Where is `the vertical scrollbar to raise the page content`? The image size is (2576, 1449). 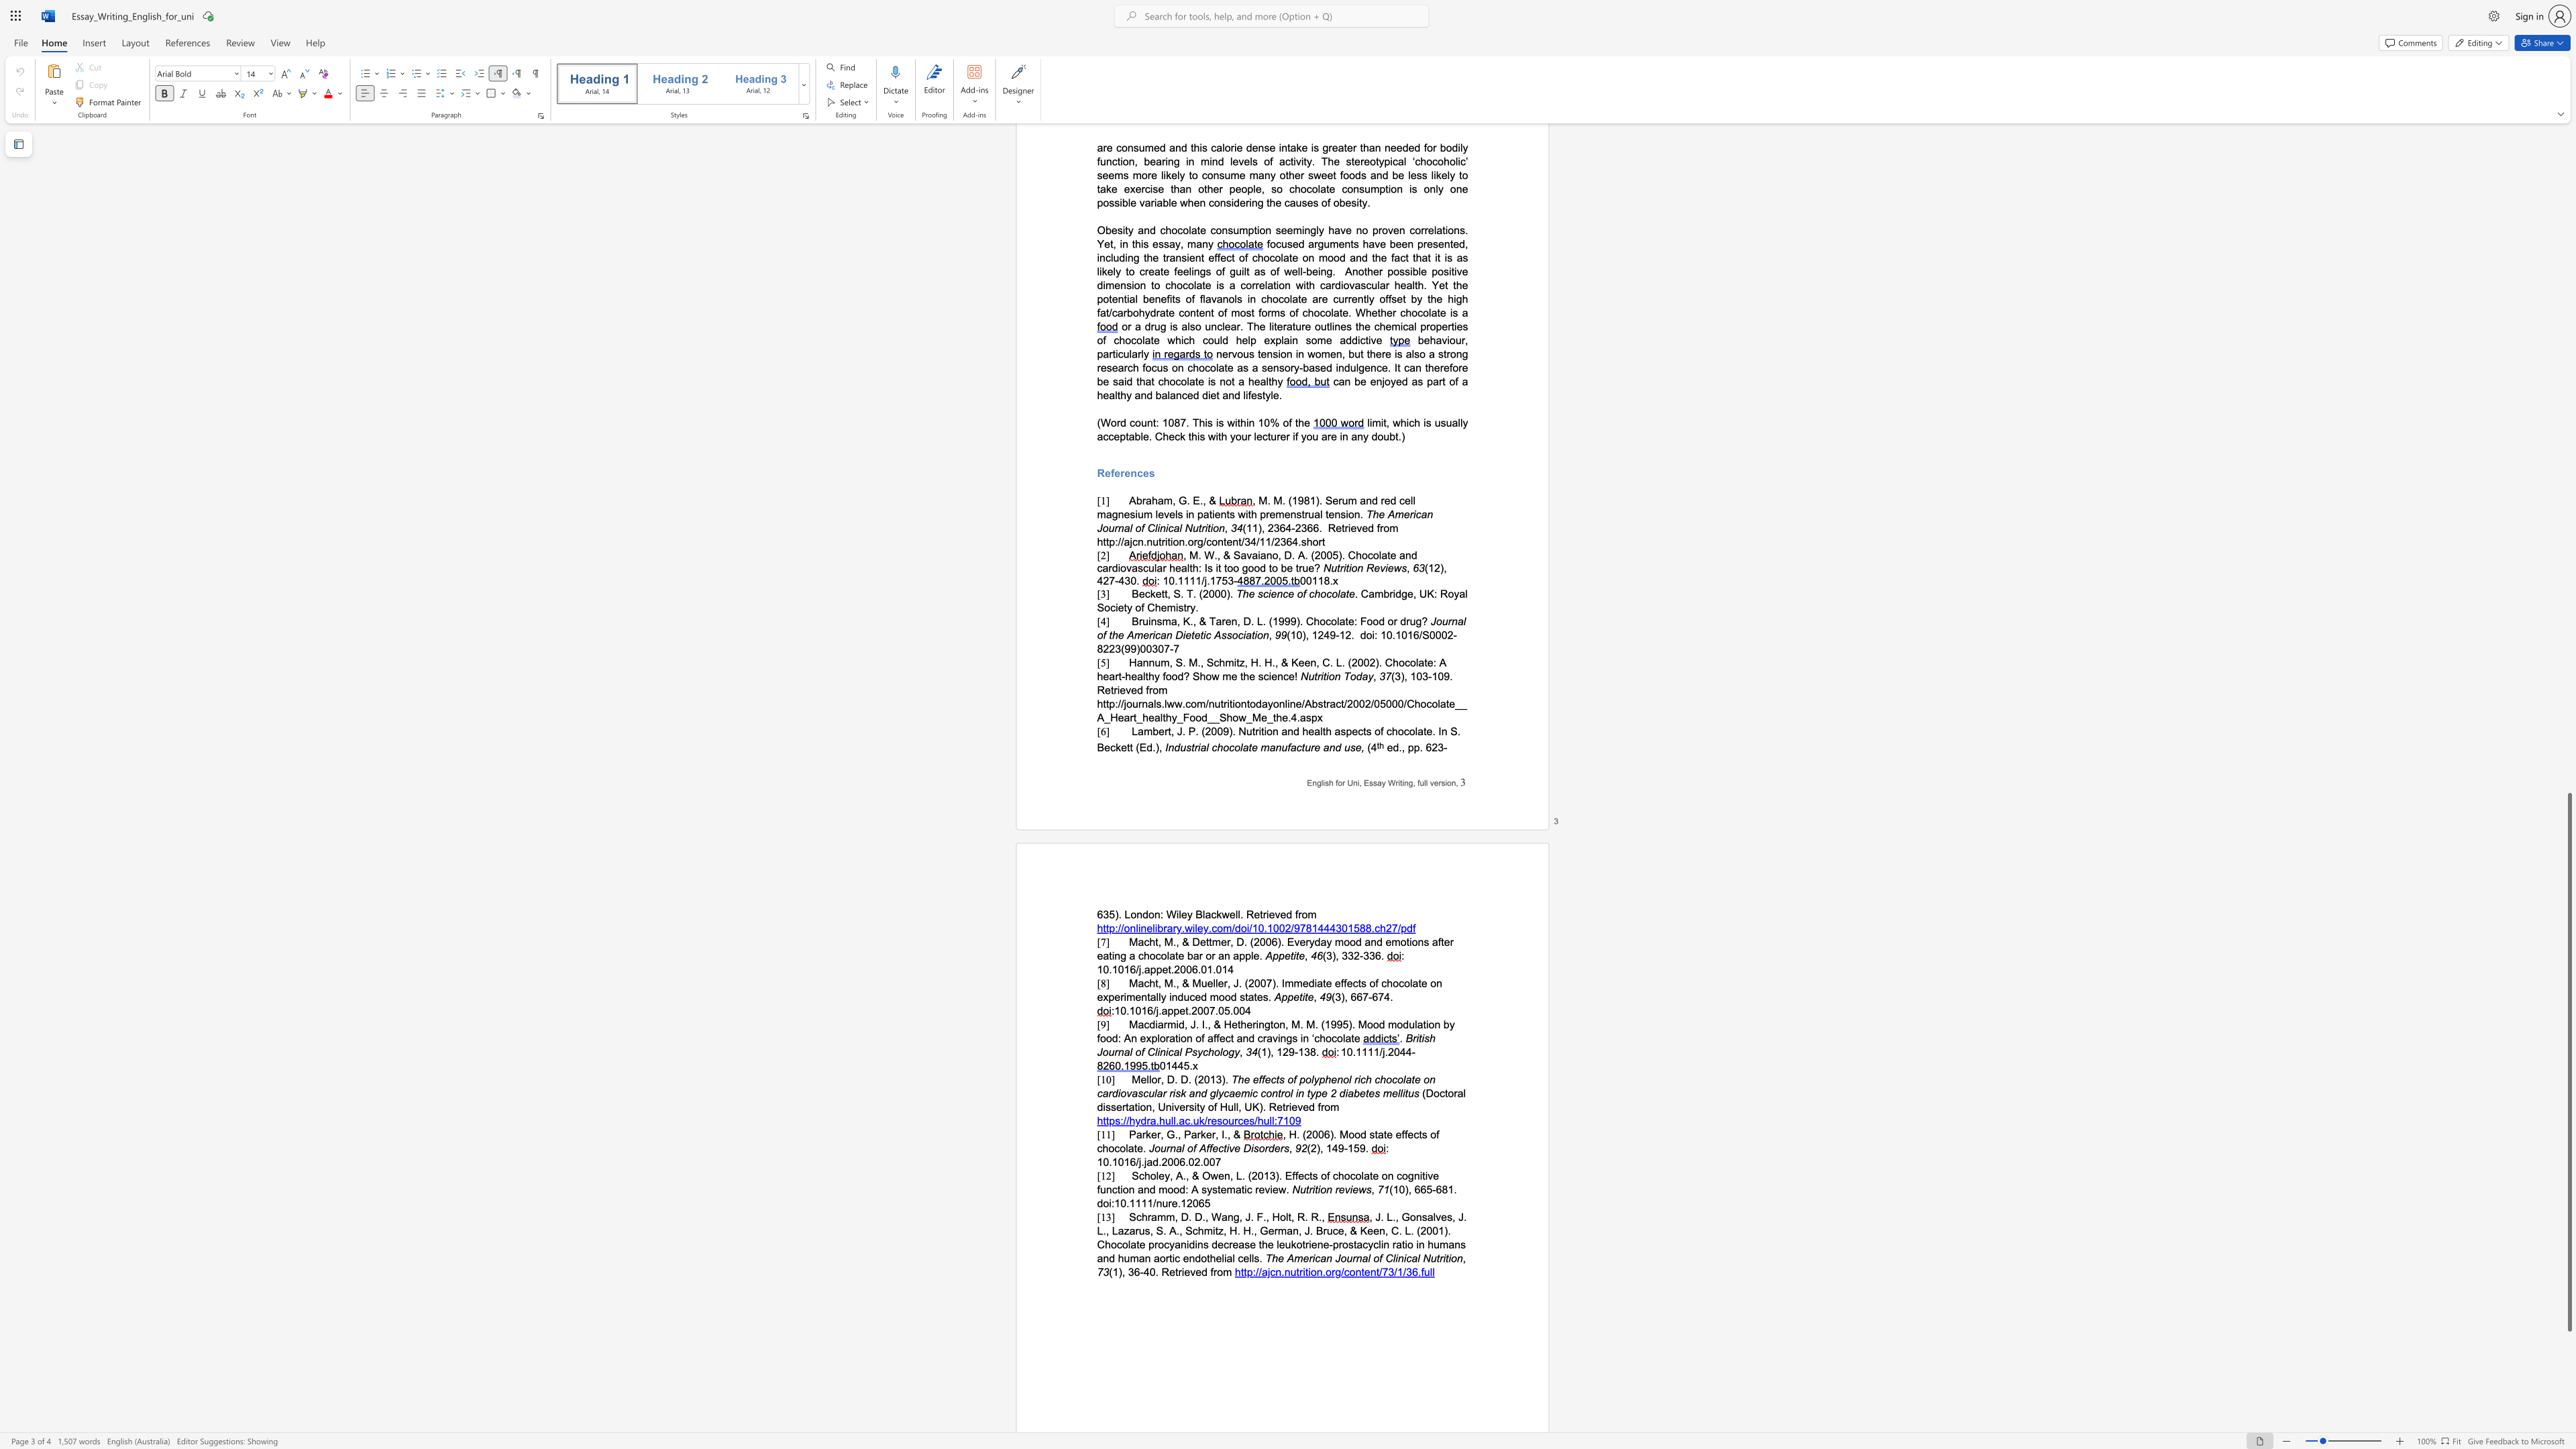
the vertical scrollbar to raise the page content is located at coordinates (2568, 718).